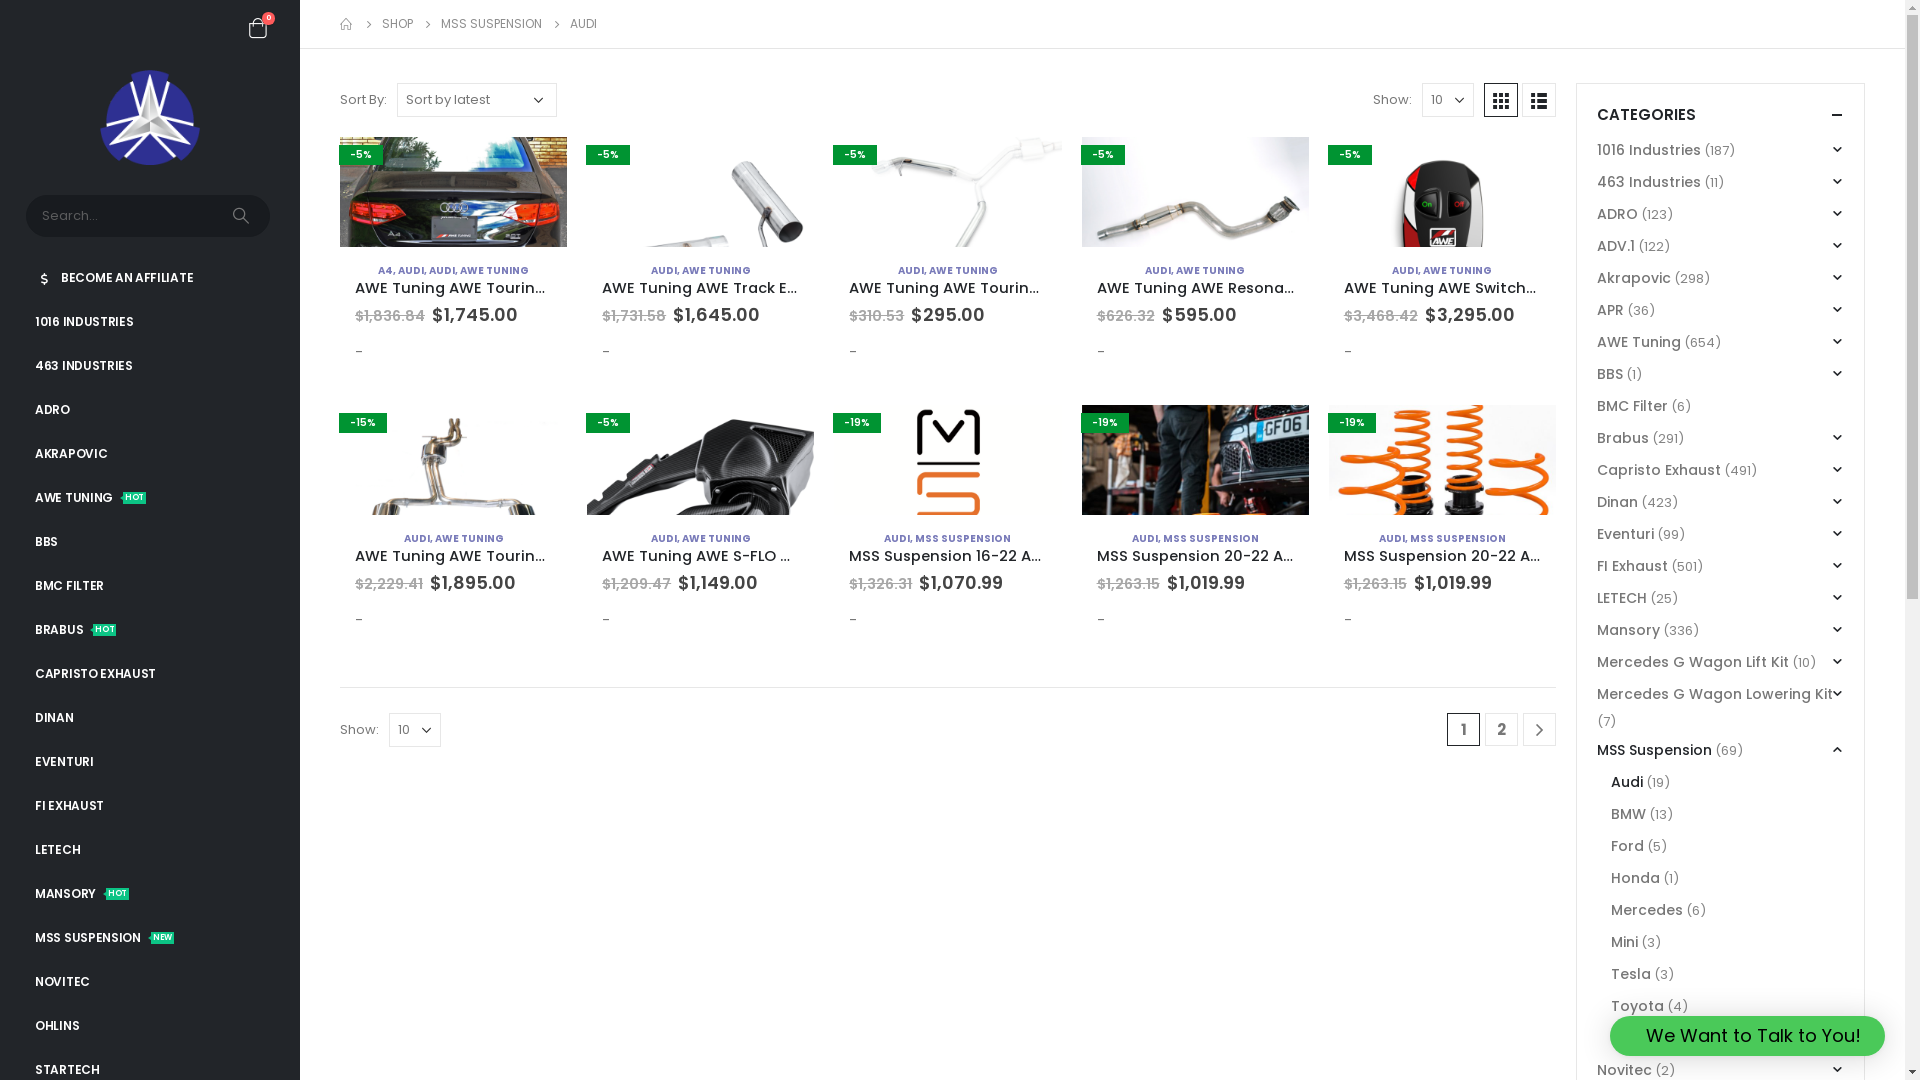  What do you see at coordinates (148, 981) in the screenshot?
I see `'NOVITEC'` at bounding box center [148, 981].